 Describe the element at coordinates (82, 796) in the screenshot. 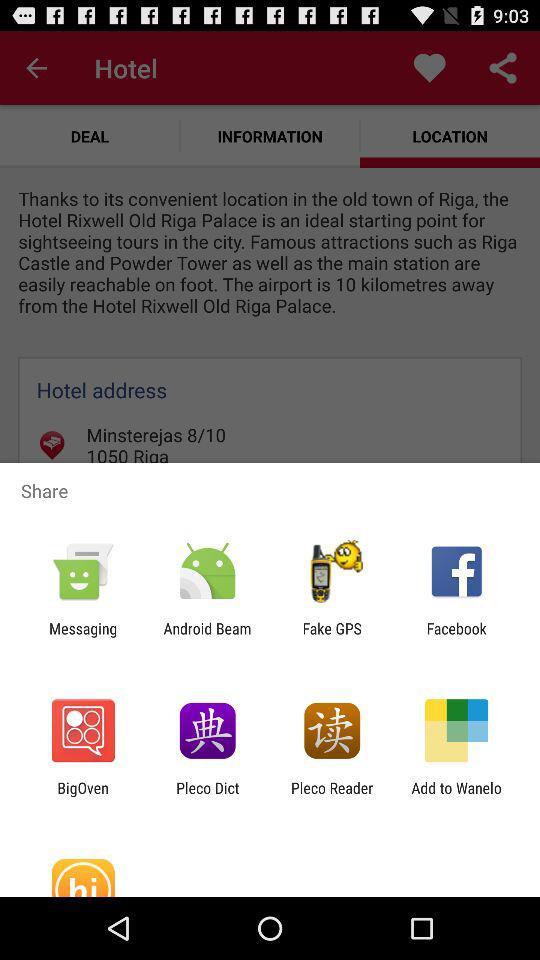

I see `item next to the pleco dict` at that location.